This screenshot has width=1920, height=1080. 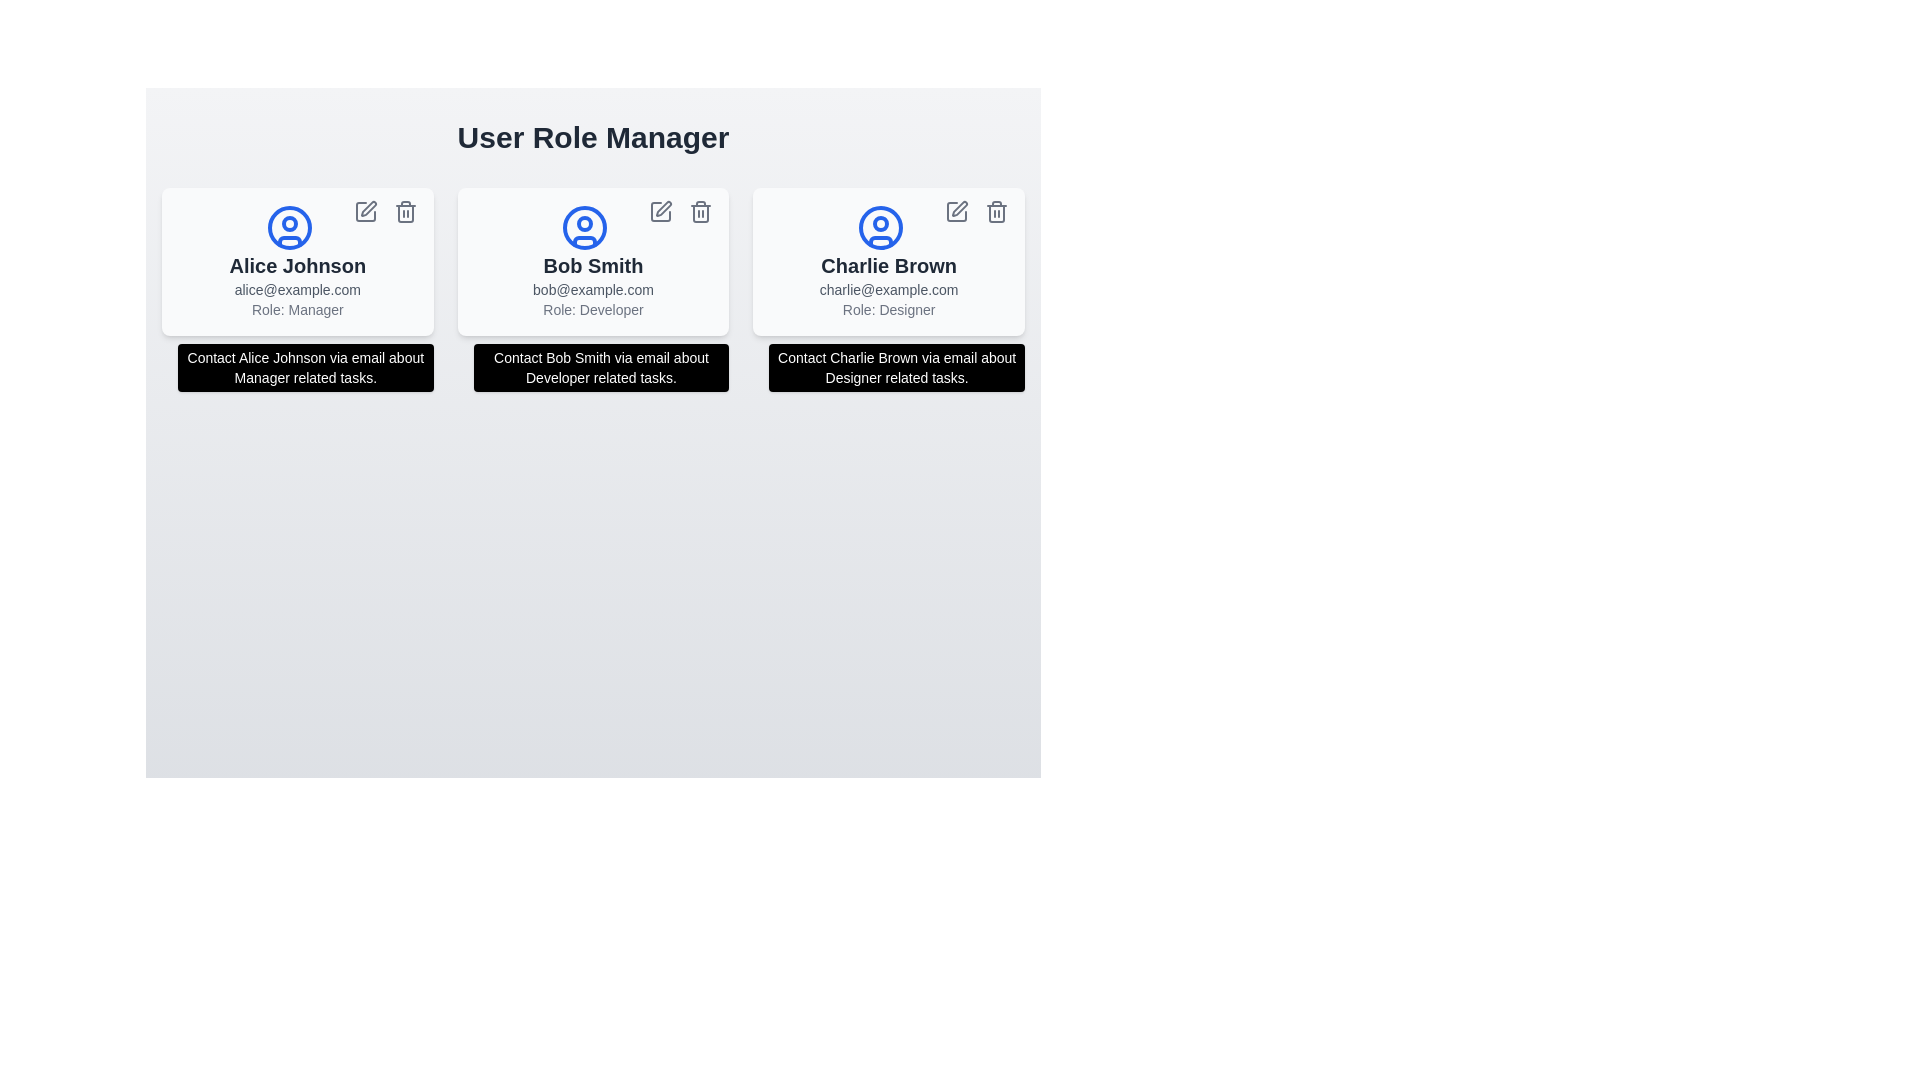 What do you see at coordinates (296, 289) in the screenshot?
I see `the Text Label displaying the email address for the user 'Alice Johnson', which is located beneath the name and above the role in the user role management interface` at bounding box center [296, 289].